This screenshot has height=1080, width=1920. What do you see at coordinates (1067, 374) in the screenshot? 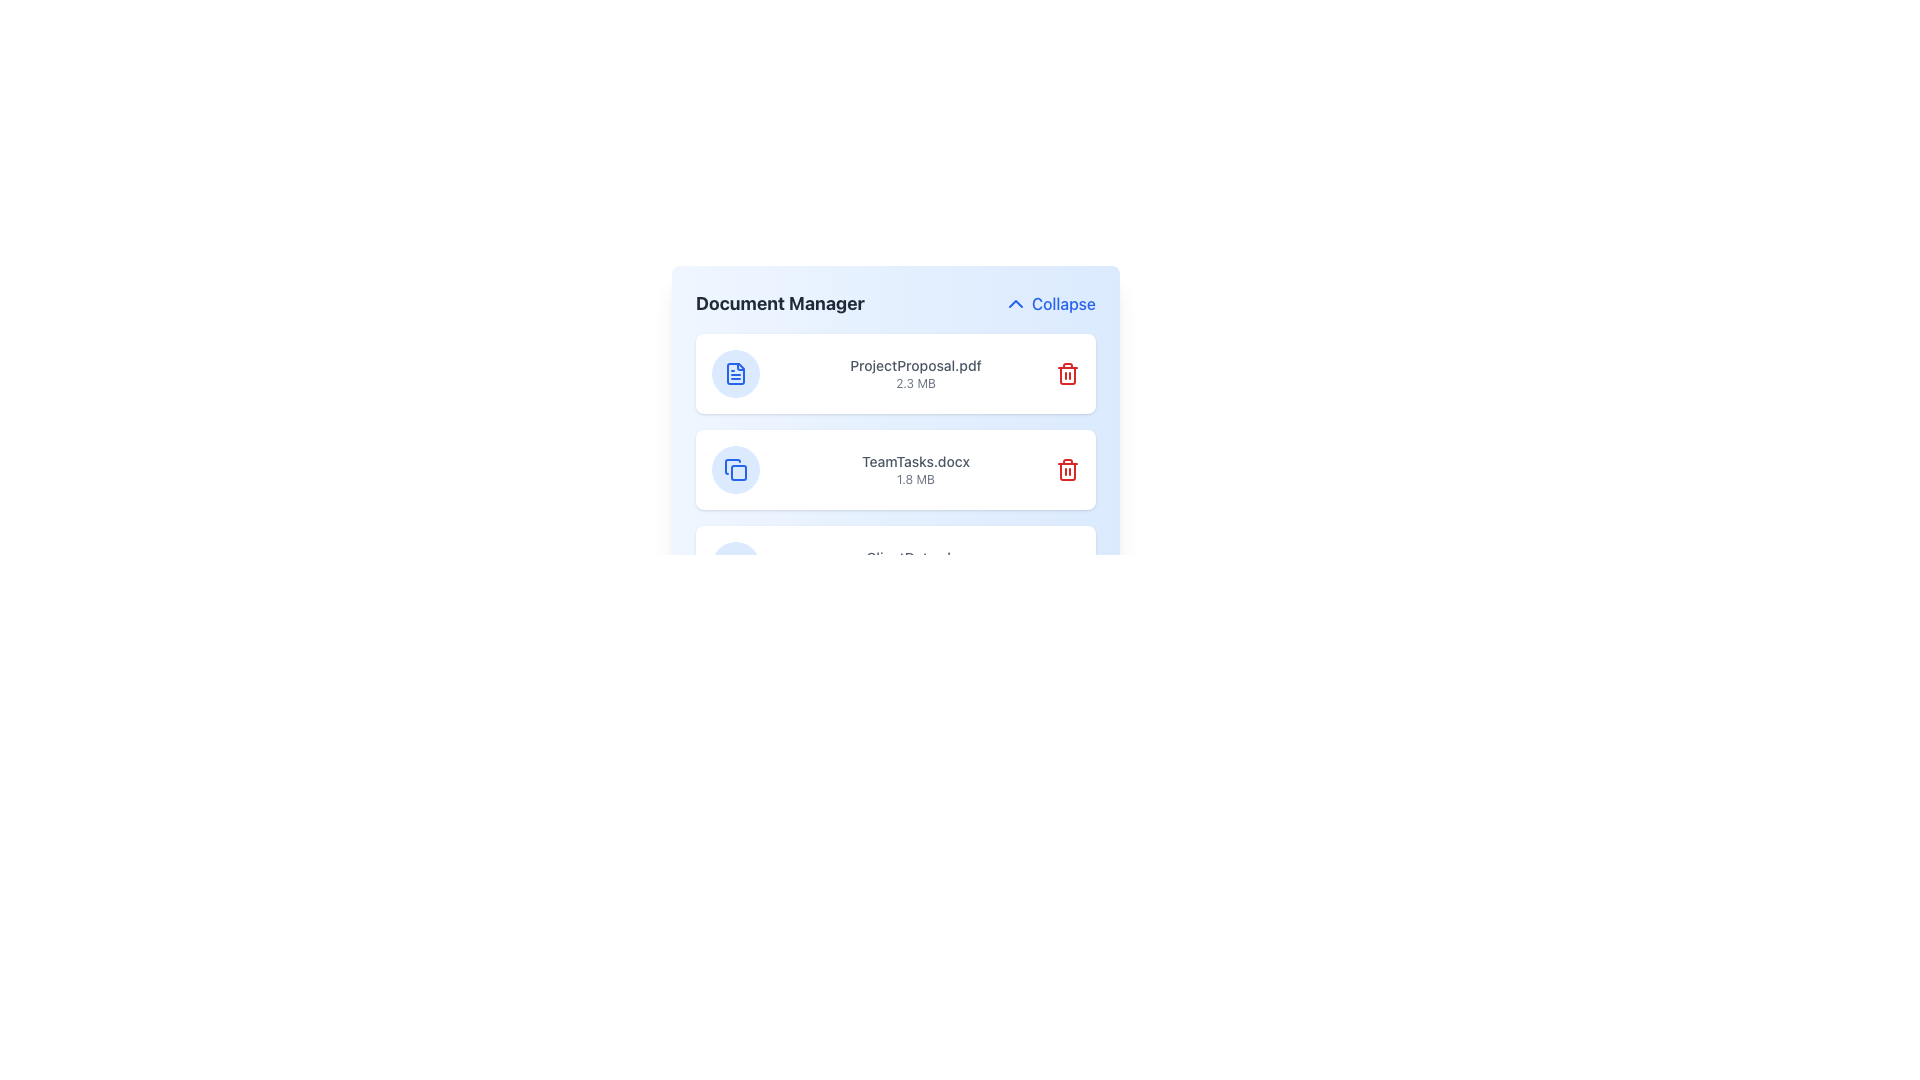
I see `the red trash icon button for the 'ProjectProposal.pdf' file` at bounding box center [1067, 374].